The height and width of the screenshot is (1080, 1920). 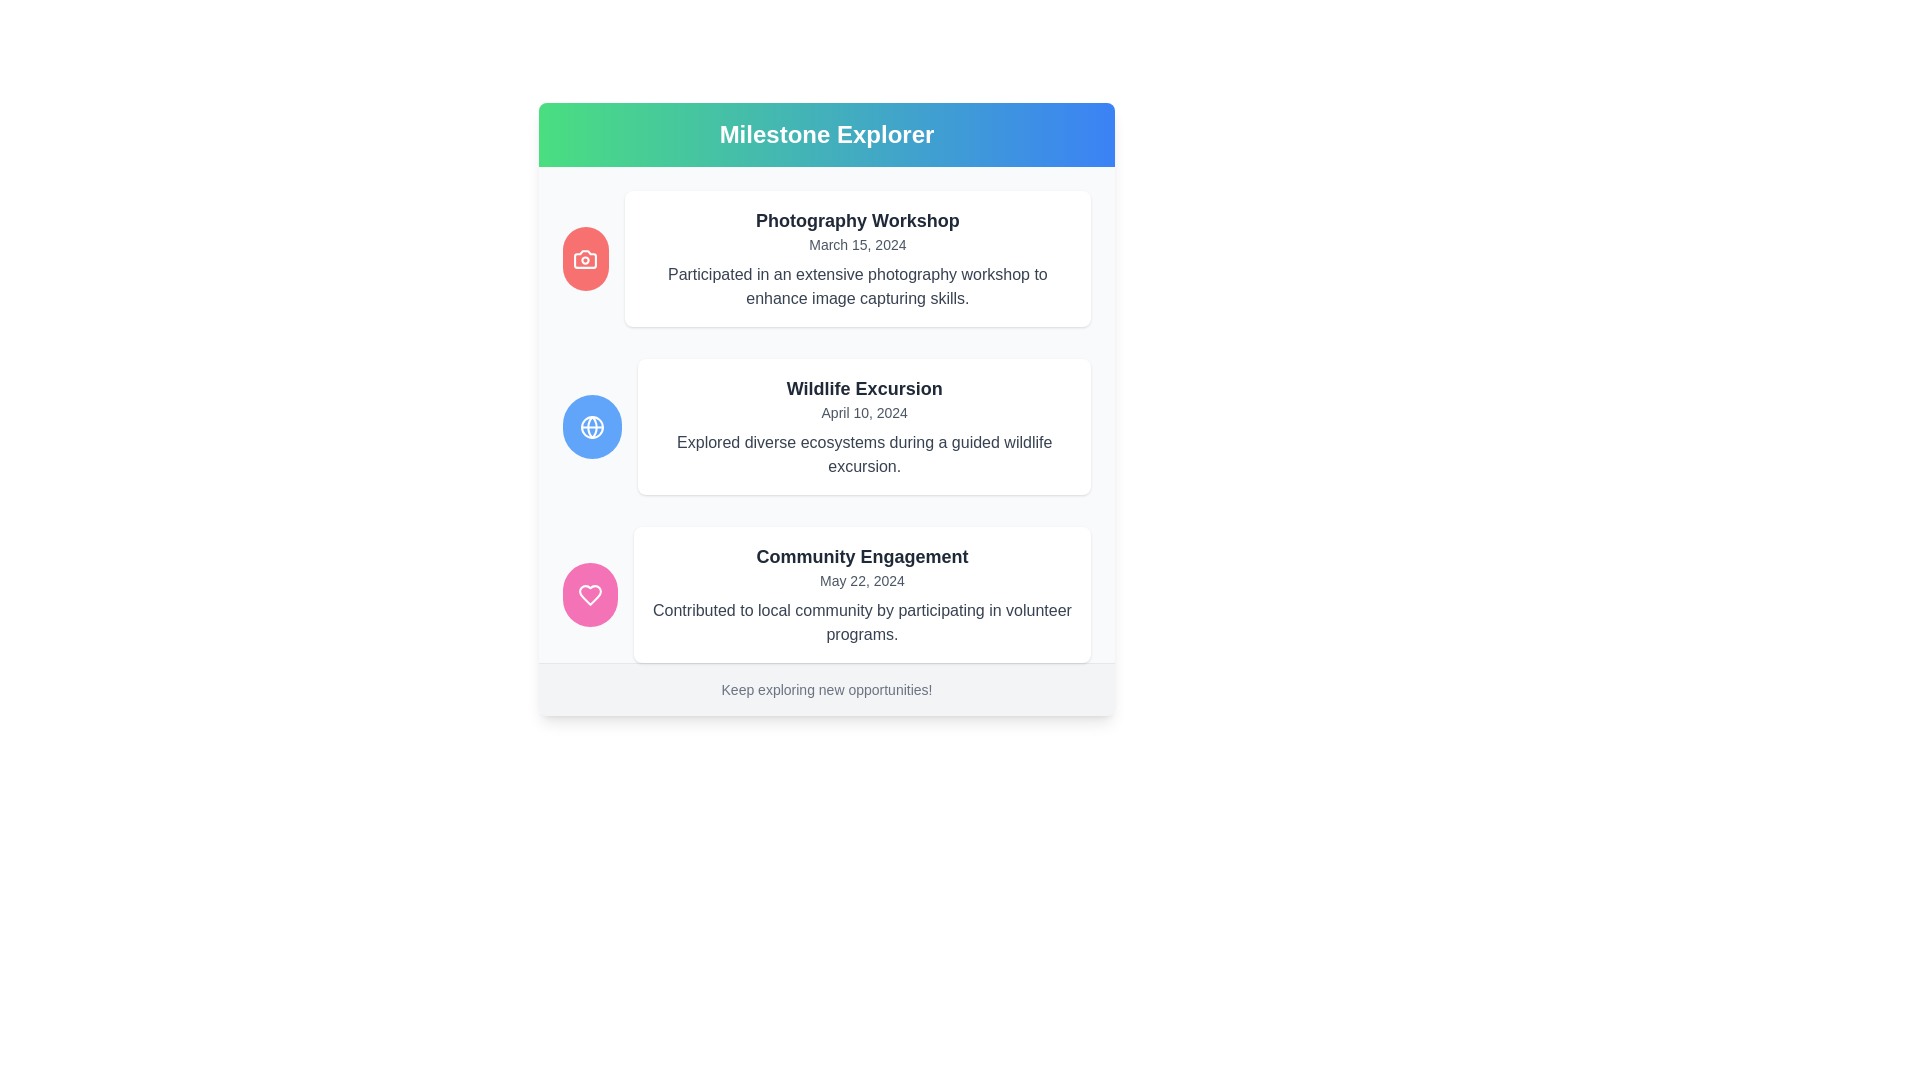 What do you see at coordinates (591, 426) in the screenshot?
I see `the icon representing the 'Wildlife Excursion' content section, which is located at the left side of this section and aligned with the text content` at bounding box center [591, 426].